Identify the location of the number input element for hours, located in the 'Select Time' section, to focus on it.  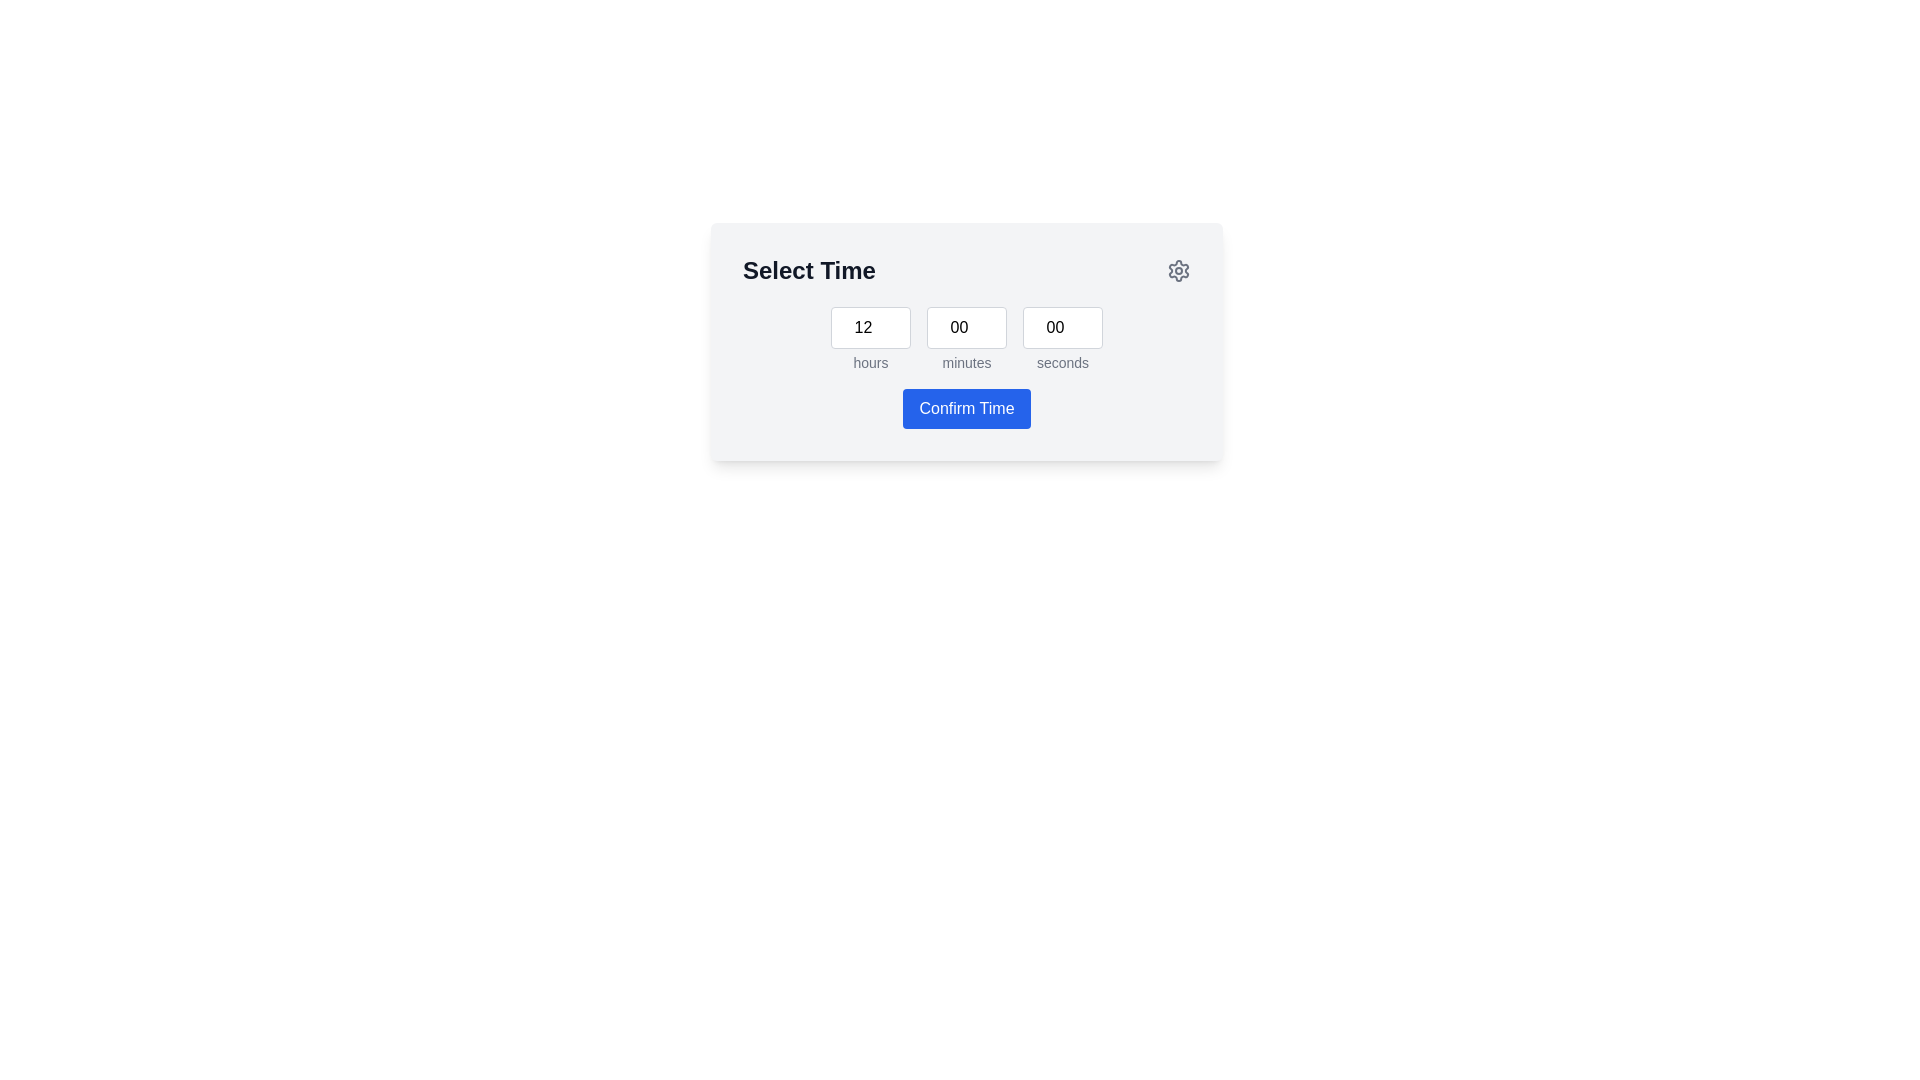
(870, 338).